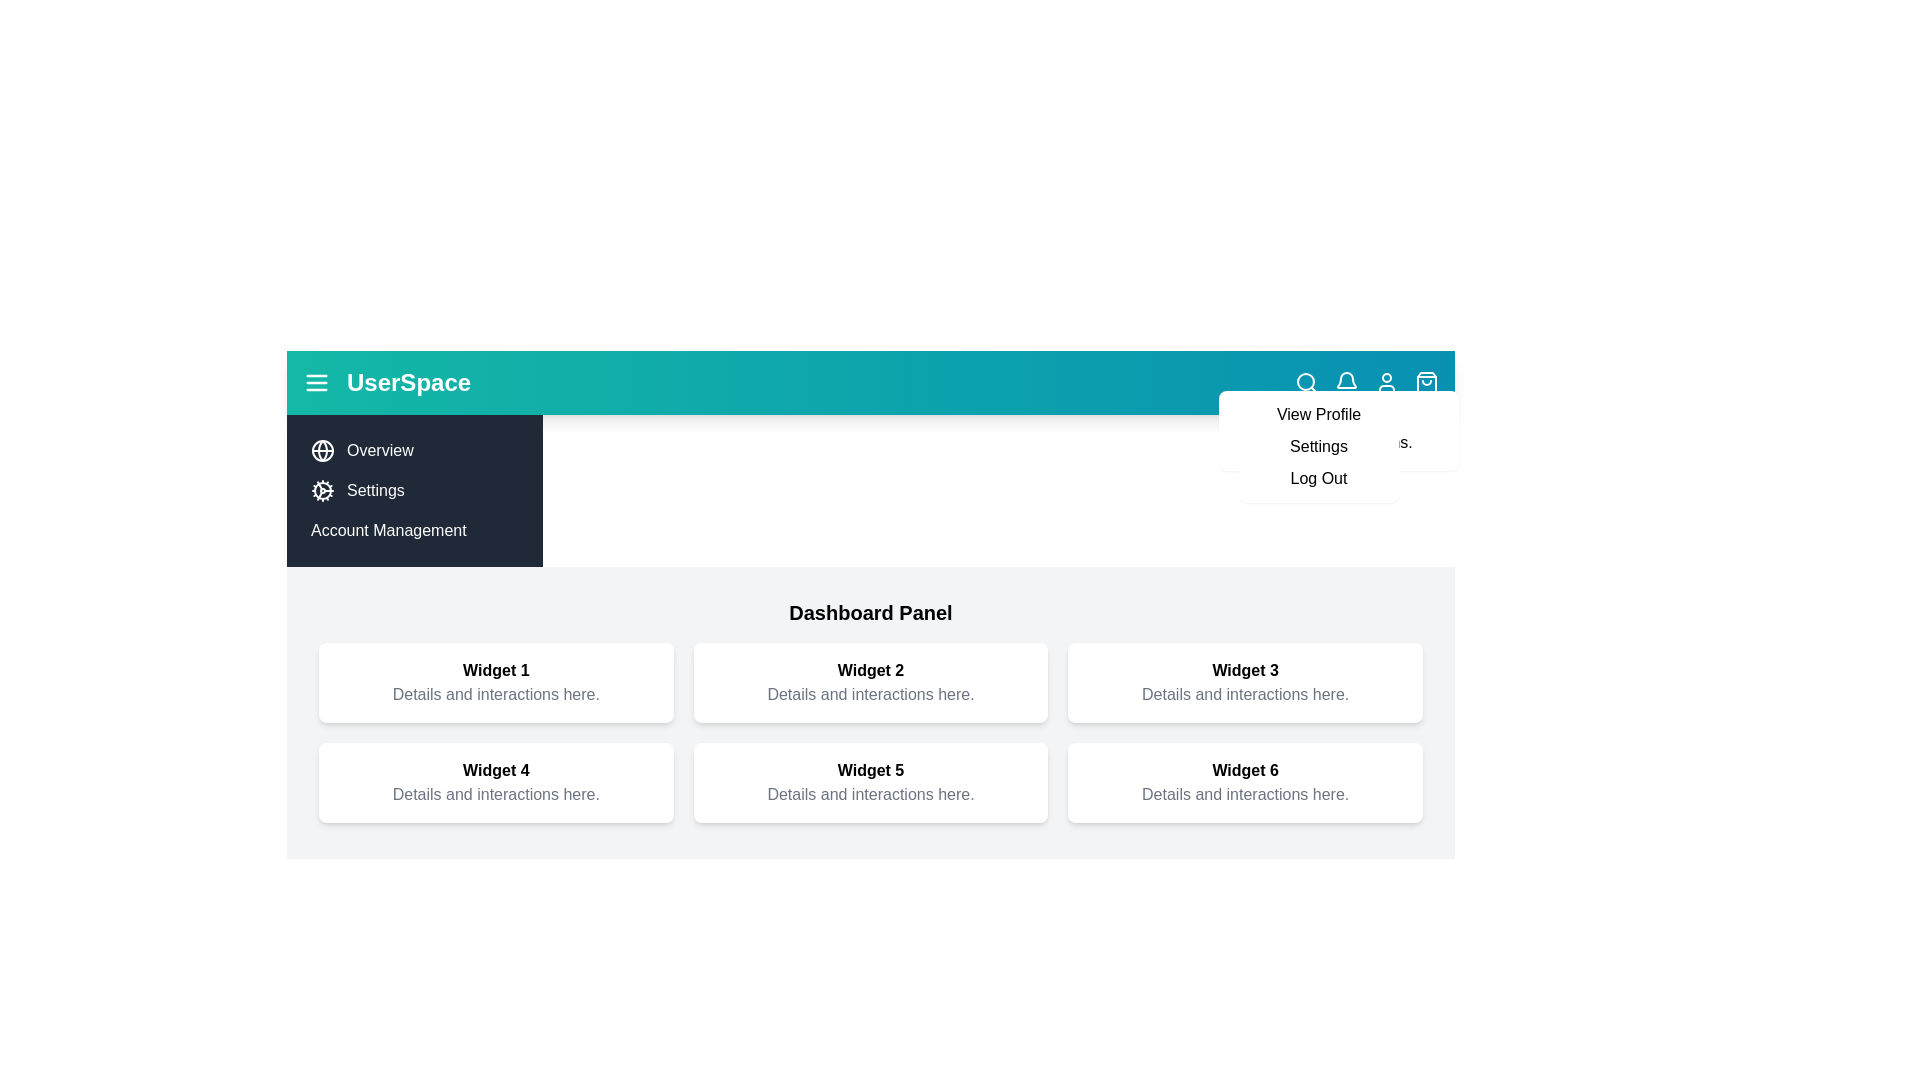 The height and width of the screenshot is (1080, 1920). Describe the element at coordinates (1319, 478) in the screenshot. I see `the 'Log Out' text link, which is the last item in a vertical list of options within a dropdown menu in the upper-right corner of the interface` at that location.